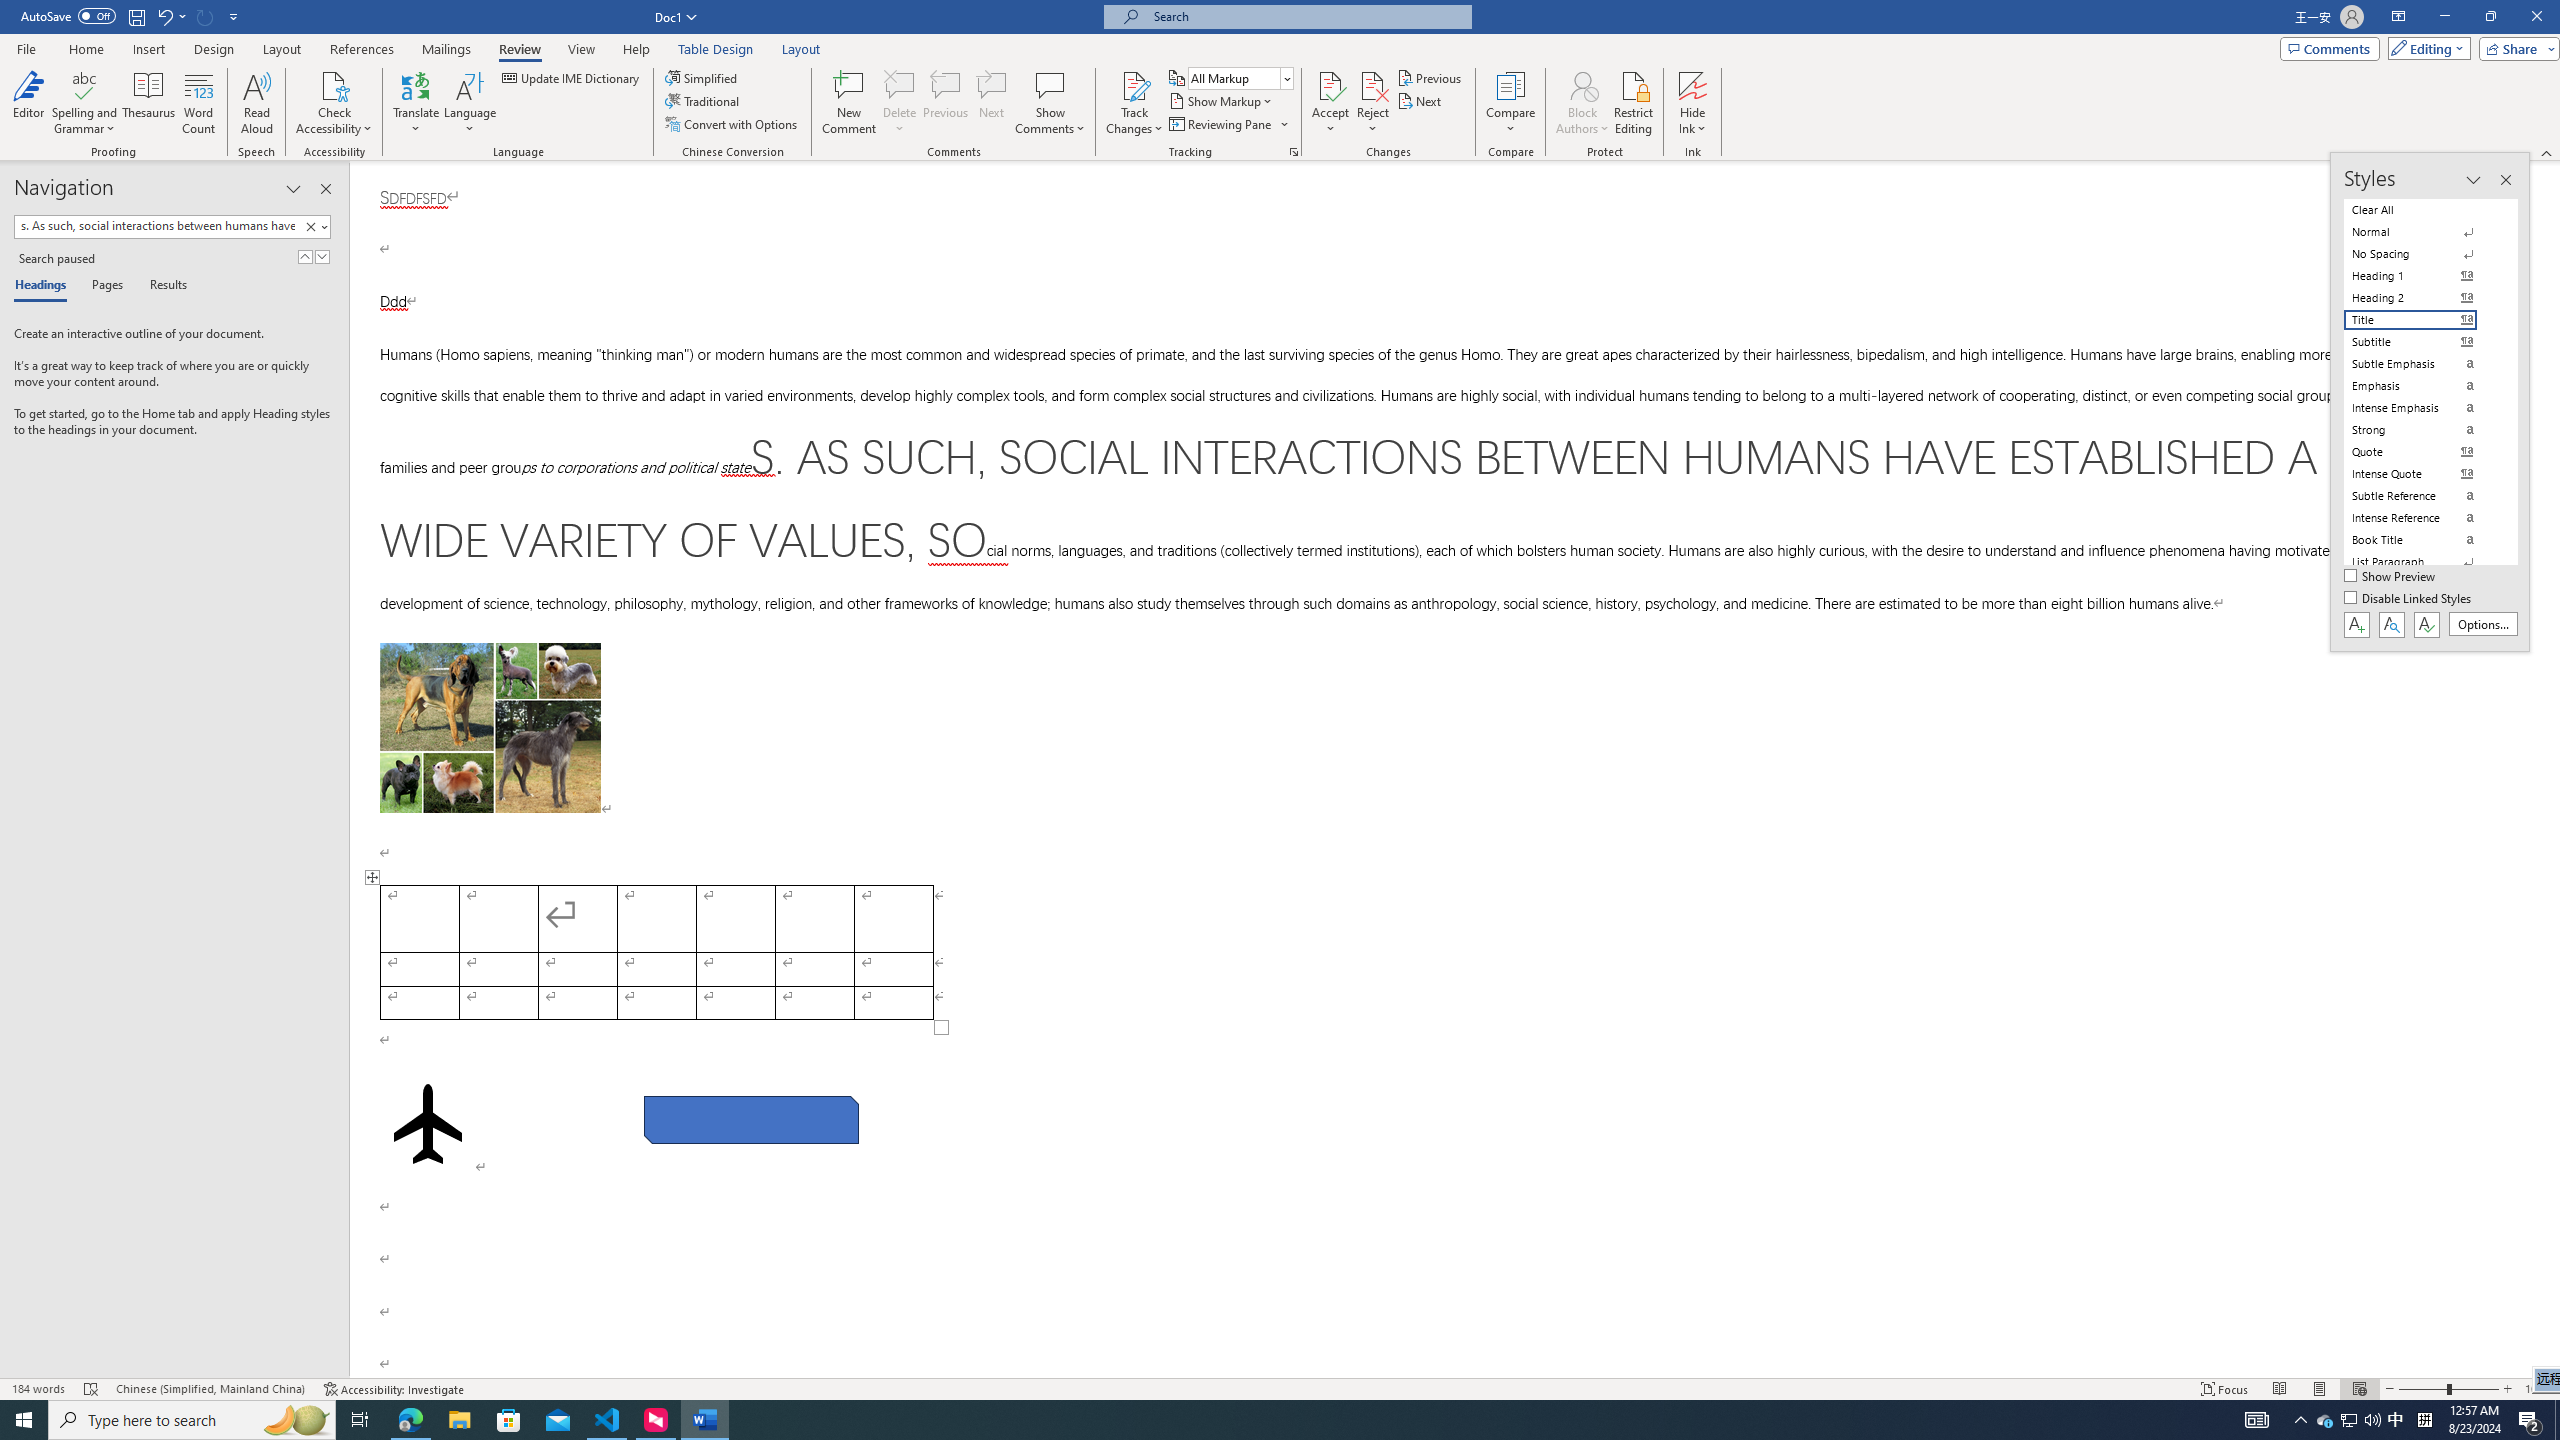 Image resolution: width=2560 pixels, height=1440 pixels. What do you see at coordinates (470, 103) in the screenshot?
I see `'Language'` at bounding box center [470, 103].